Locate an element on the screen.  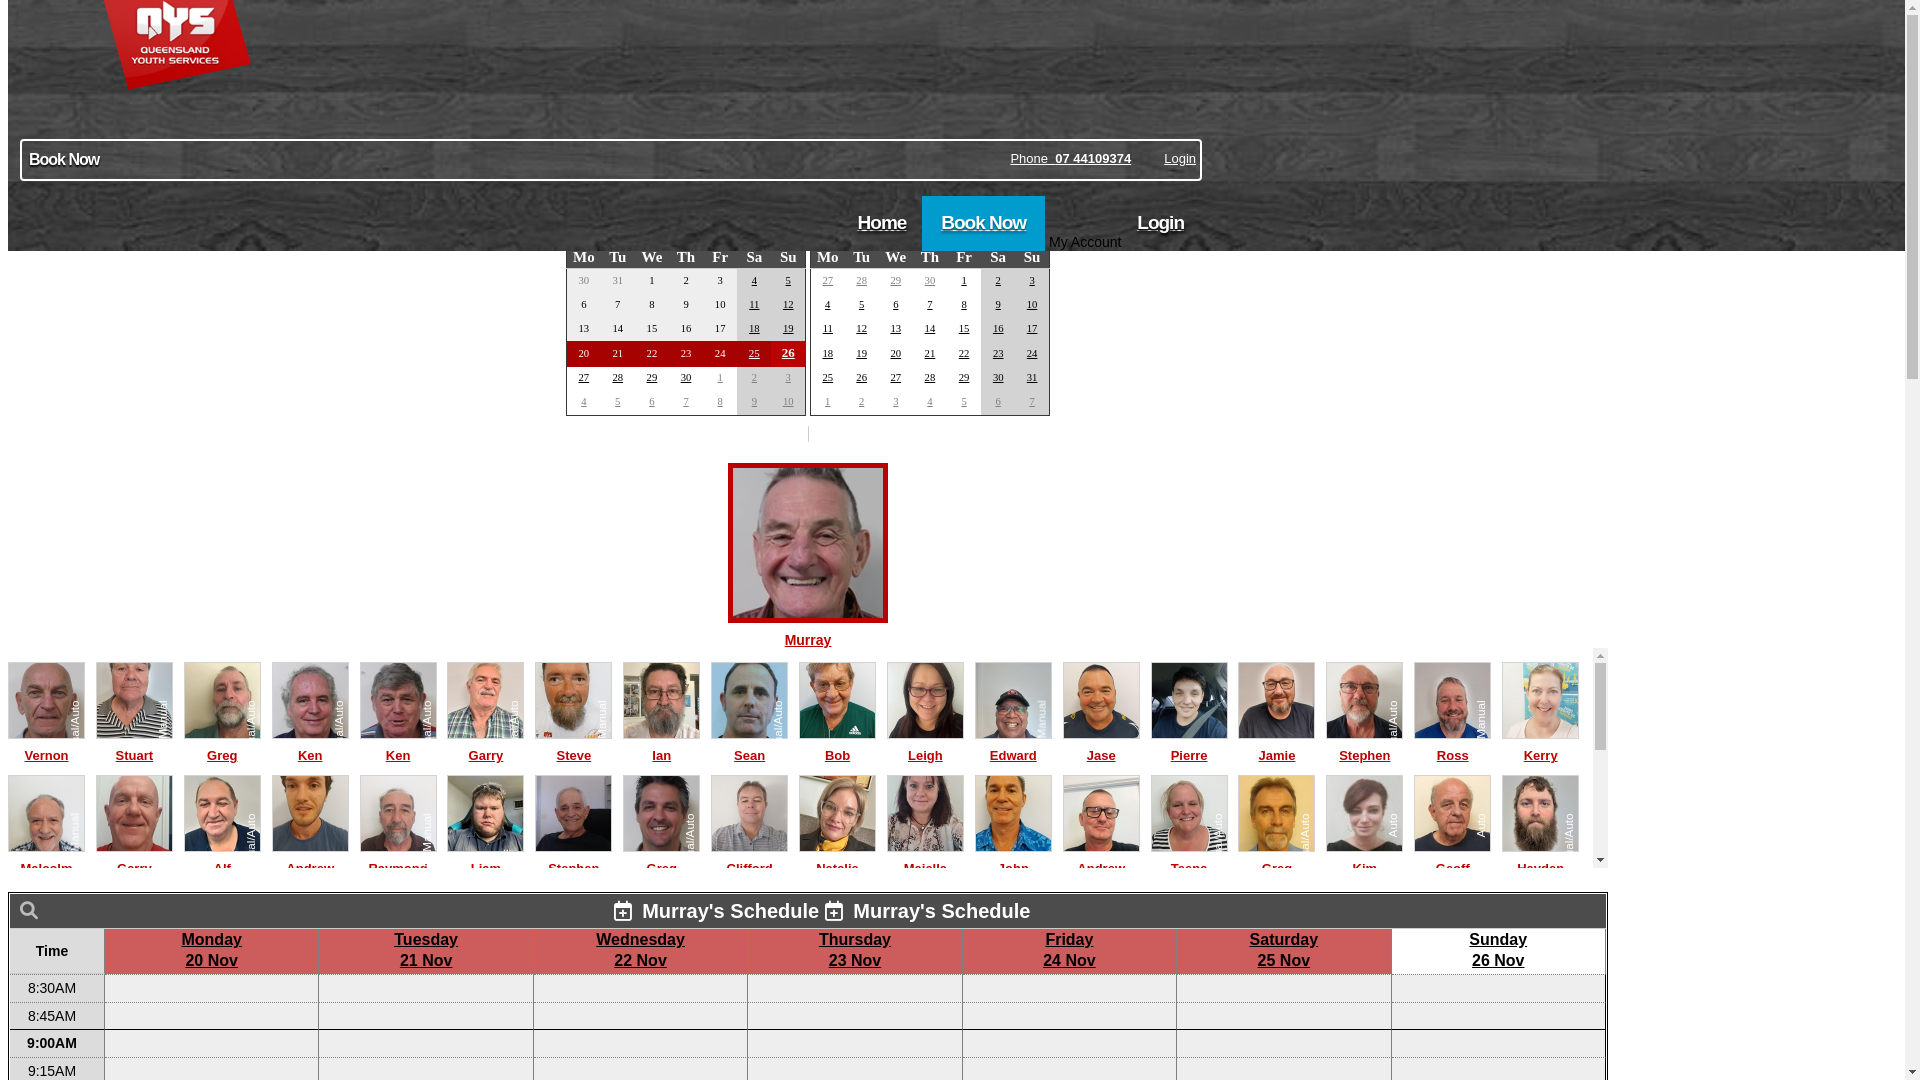
'24' is located at coordinates (1032, 352).